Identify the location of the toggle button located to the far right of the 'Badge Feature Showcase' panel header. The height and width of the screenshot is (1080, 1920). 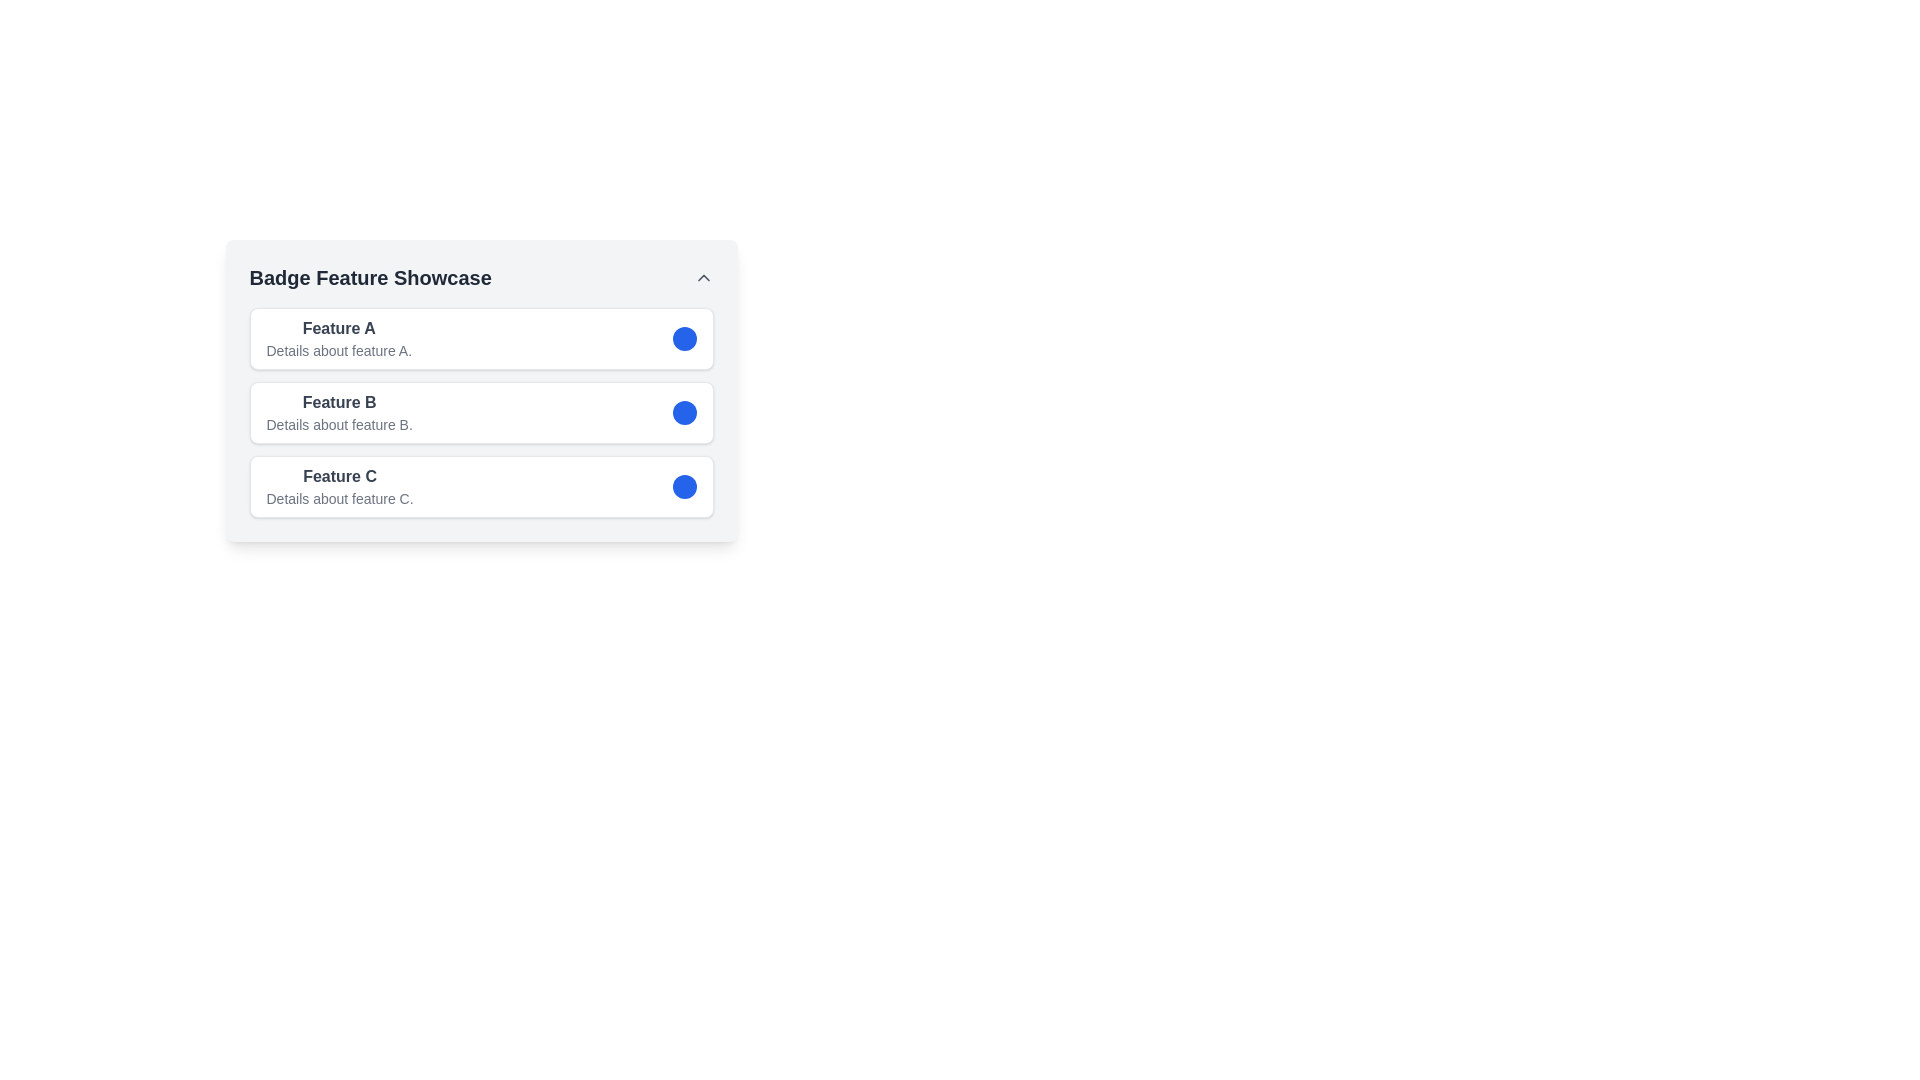
(703, 277).